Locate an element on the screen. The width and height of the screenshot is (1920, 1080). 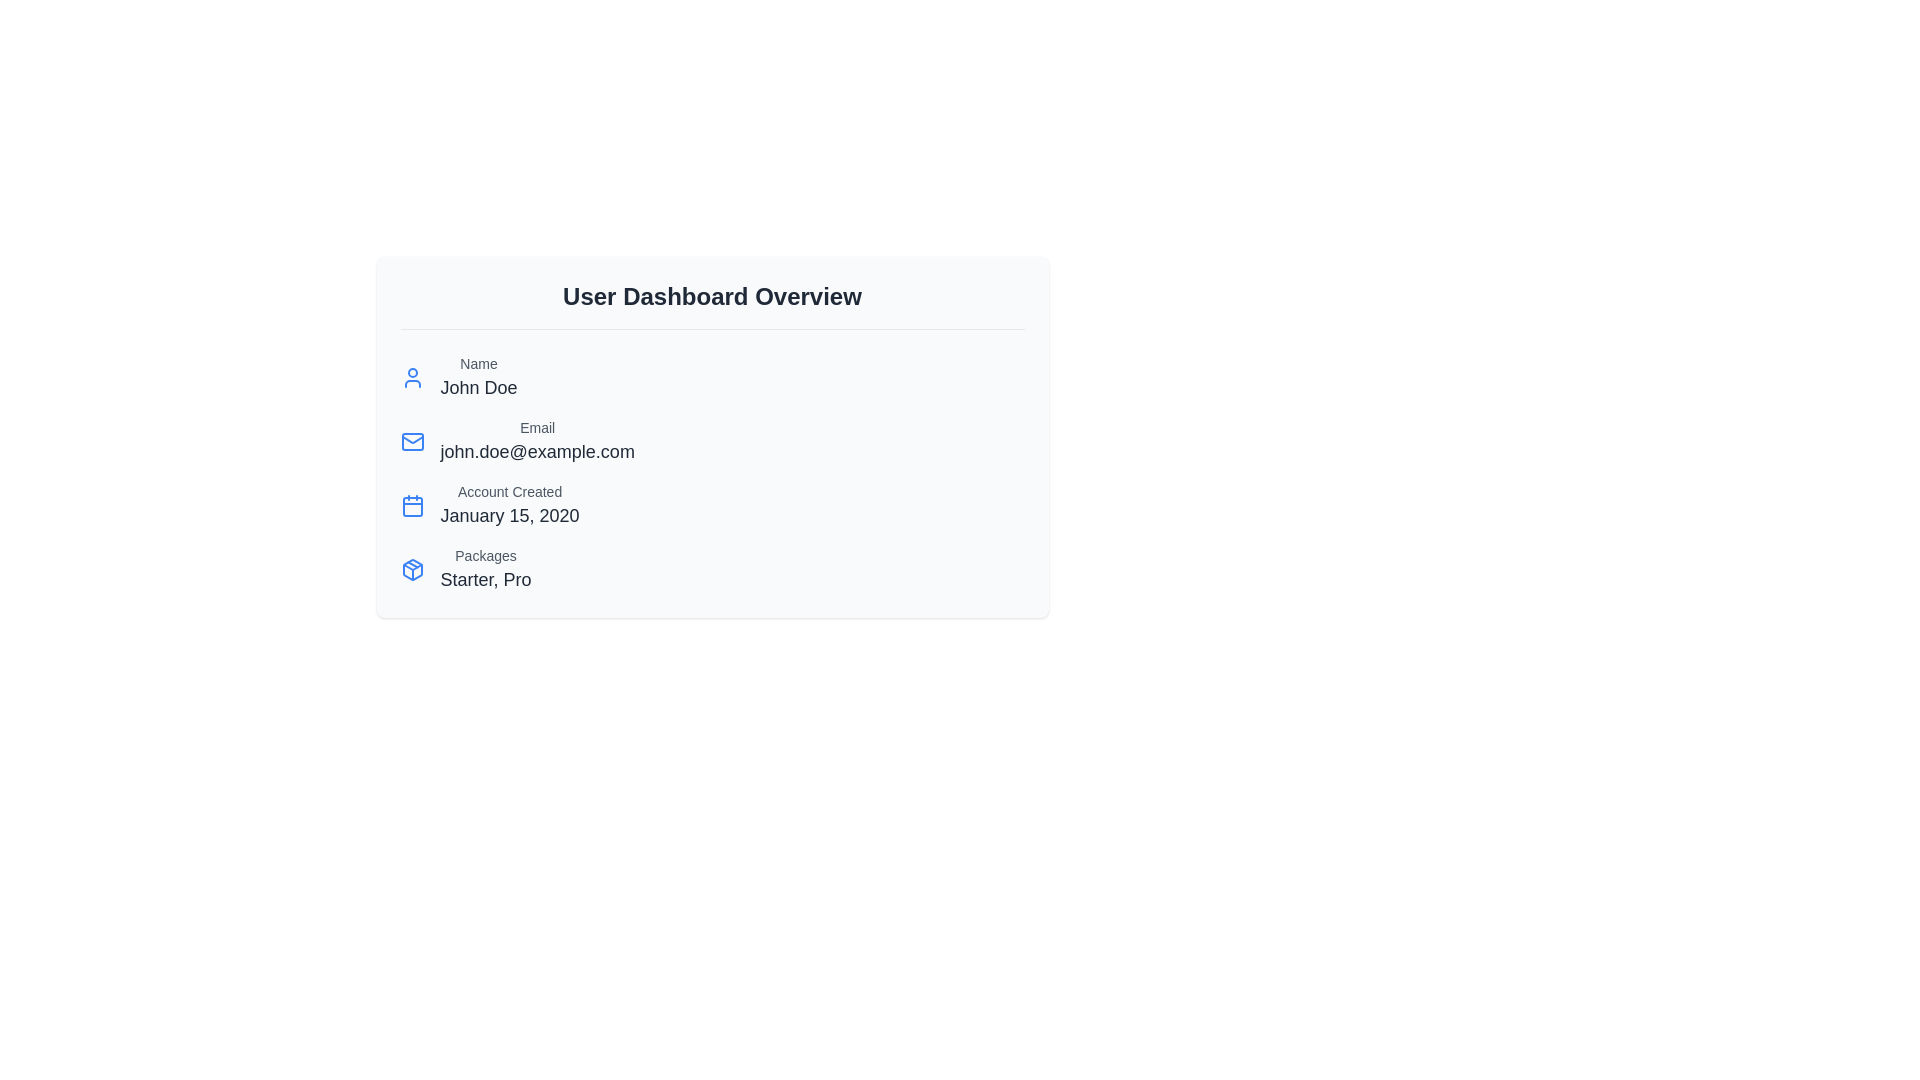
the decorative icon associated with the text 'Packages' and 'Starter, Pro' located at the bottom part of the summary box is located at coordinates (411, 570).